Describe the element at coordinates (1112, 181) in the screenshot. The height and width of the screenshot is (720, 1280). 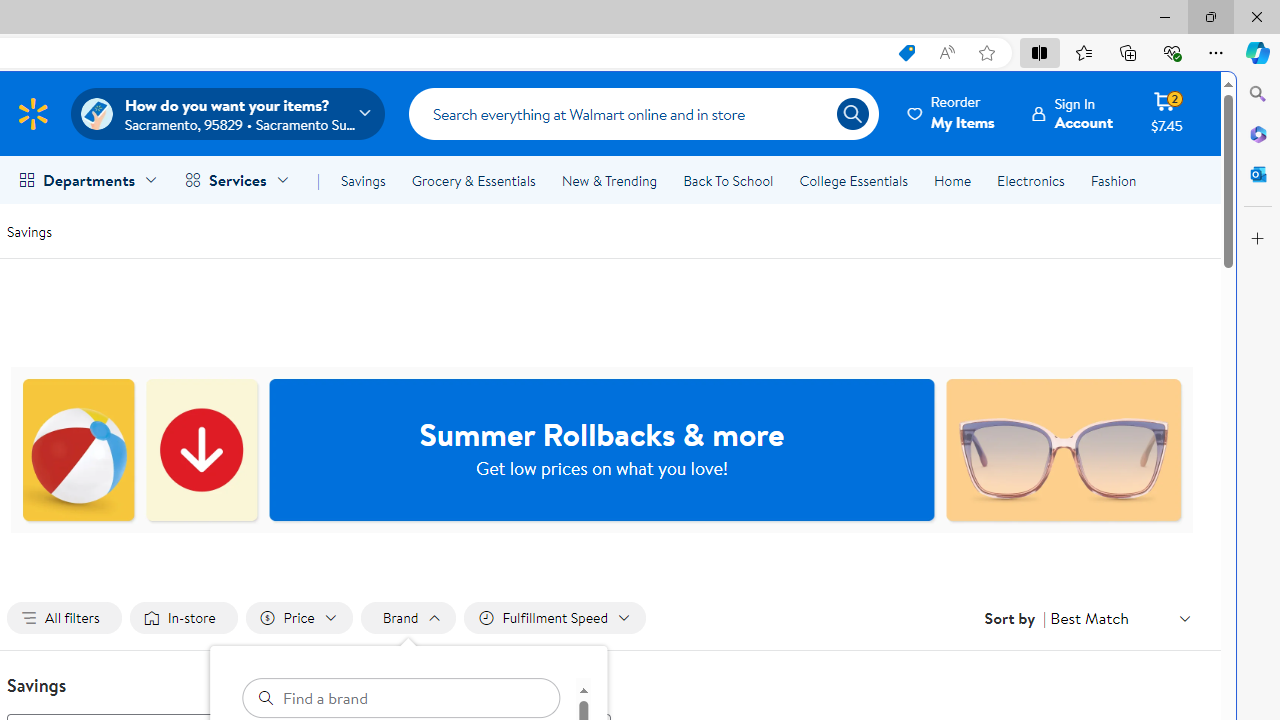
I see `'Fashion'` at that location.